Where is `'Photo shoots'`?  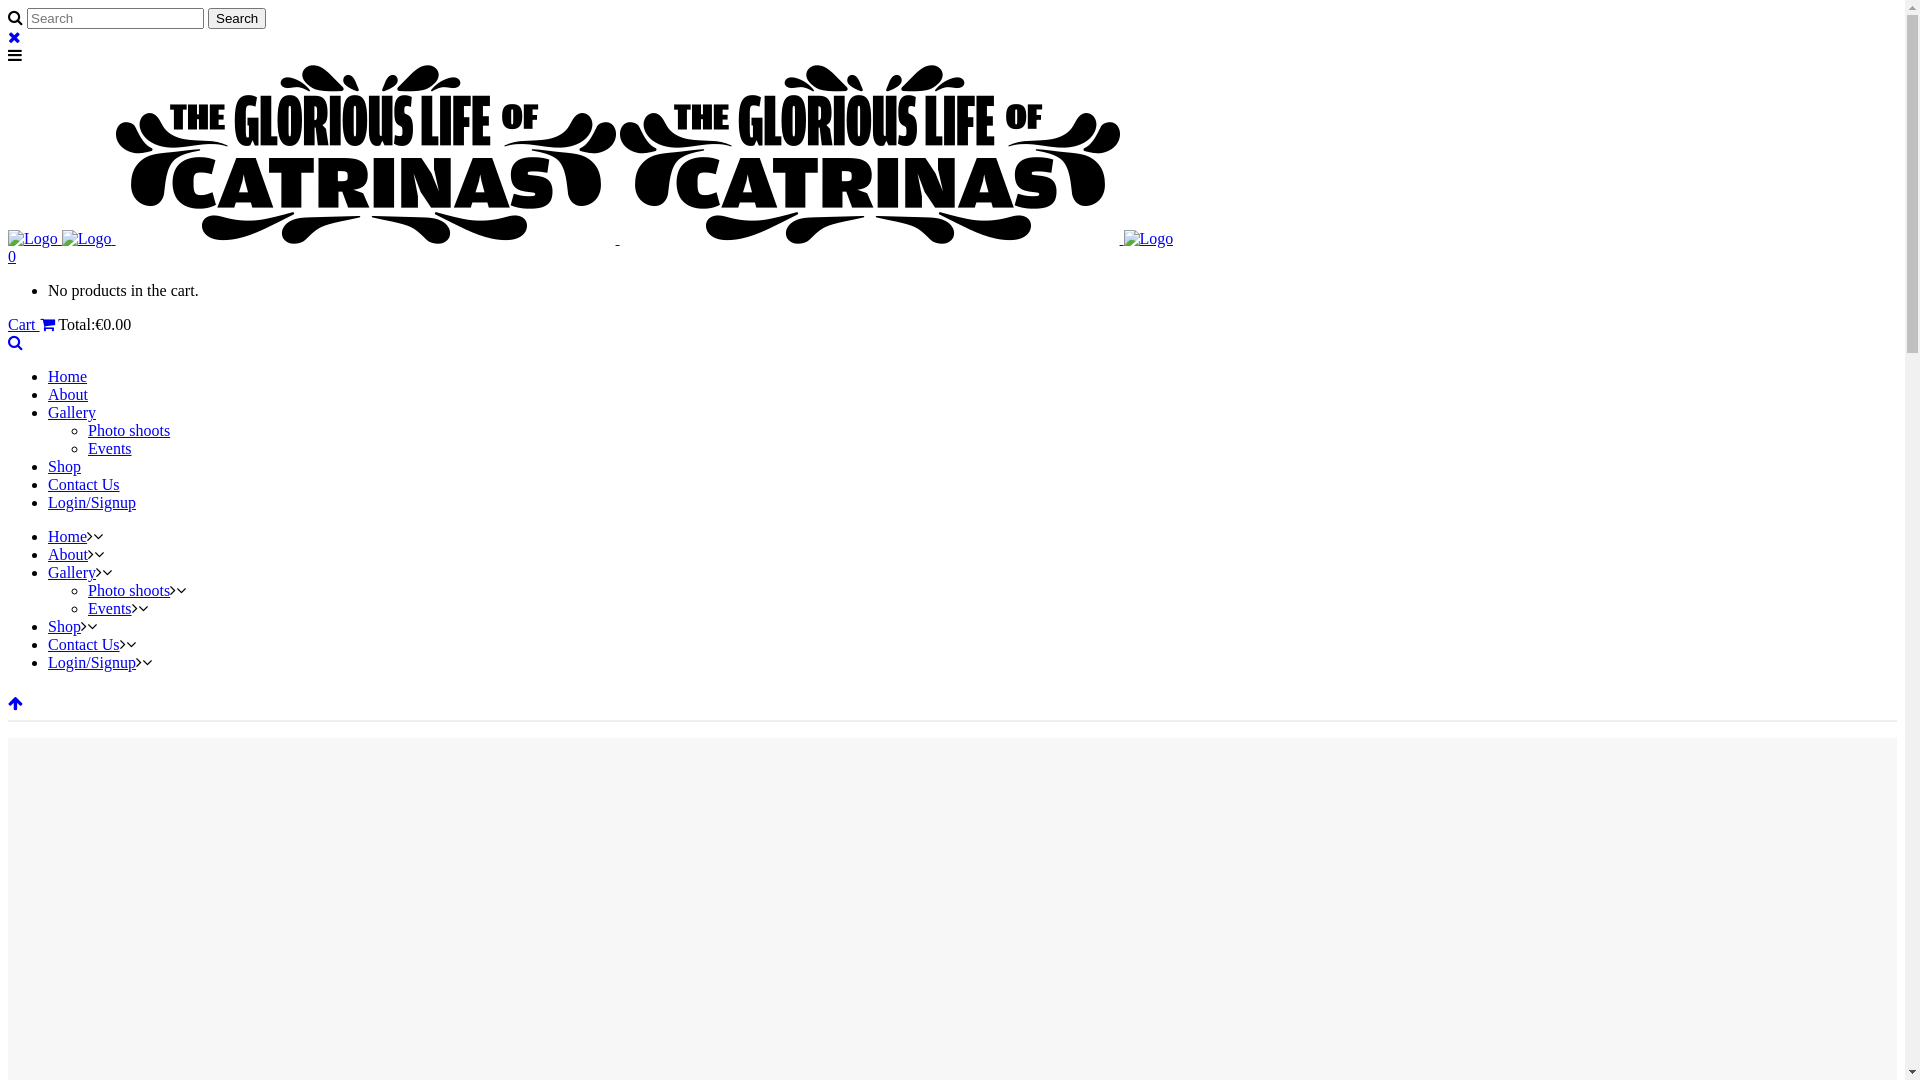
'Photo shoots' is located at coordinates (128, 589).